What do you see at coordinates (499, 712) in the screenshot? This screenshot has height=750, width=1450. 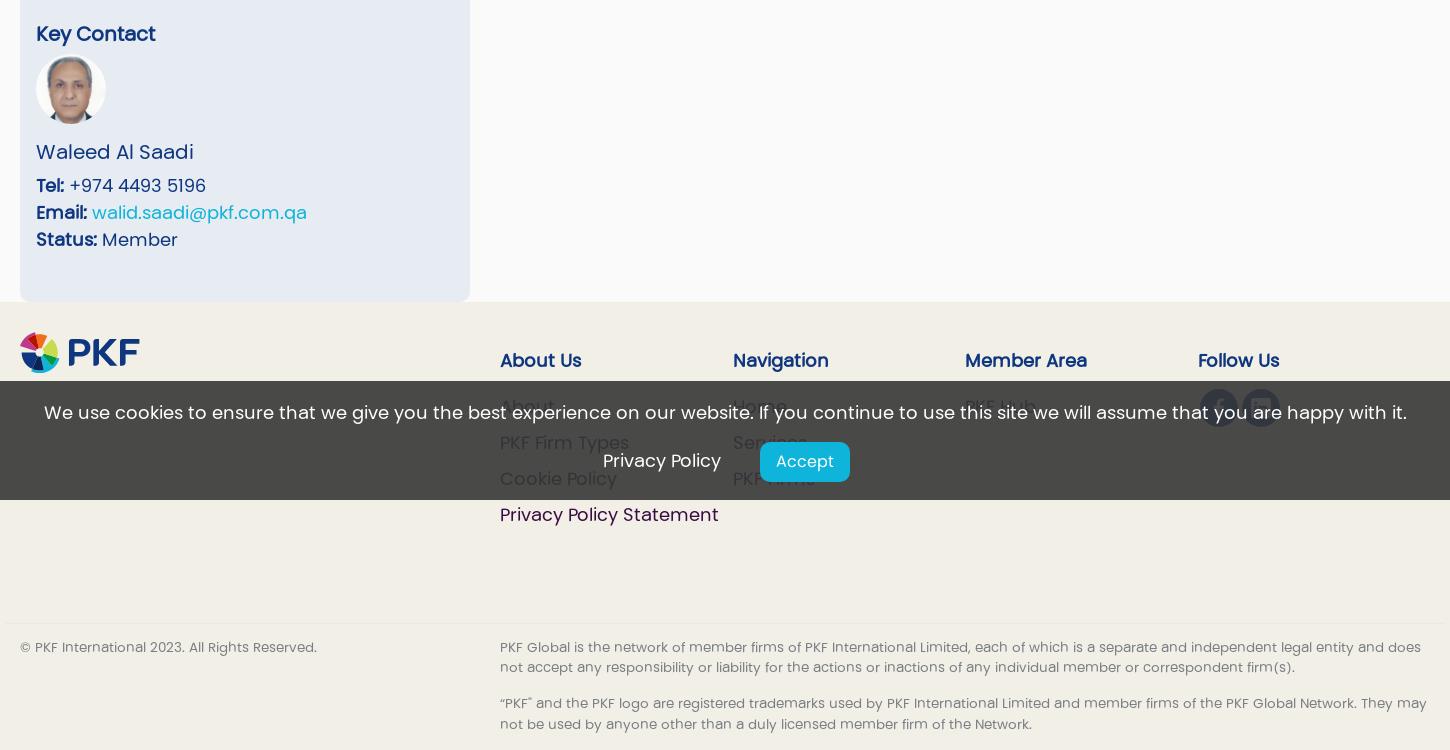 I see `'“PKF" and the PKF logo are registered trademarks used by PKF International Limited and member firms of the PKF Global Network. They may not be used by anyone other than a duly licensed member firm of the Network.'` at bounding box center [499, 712].